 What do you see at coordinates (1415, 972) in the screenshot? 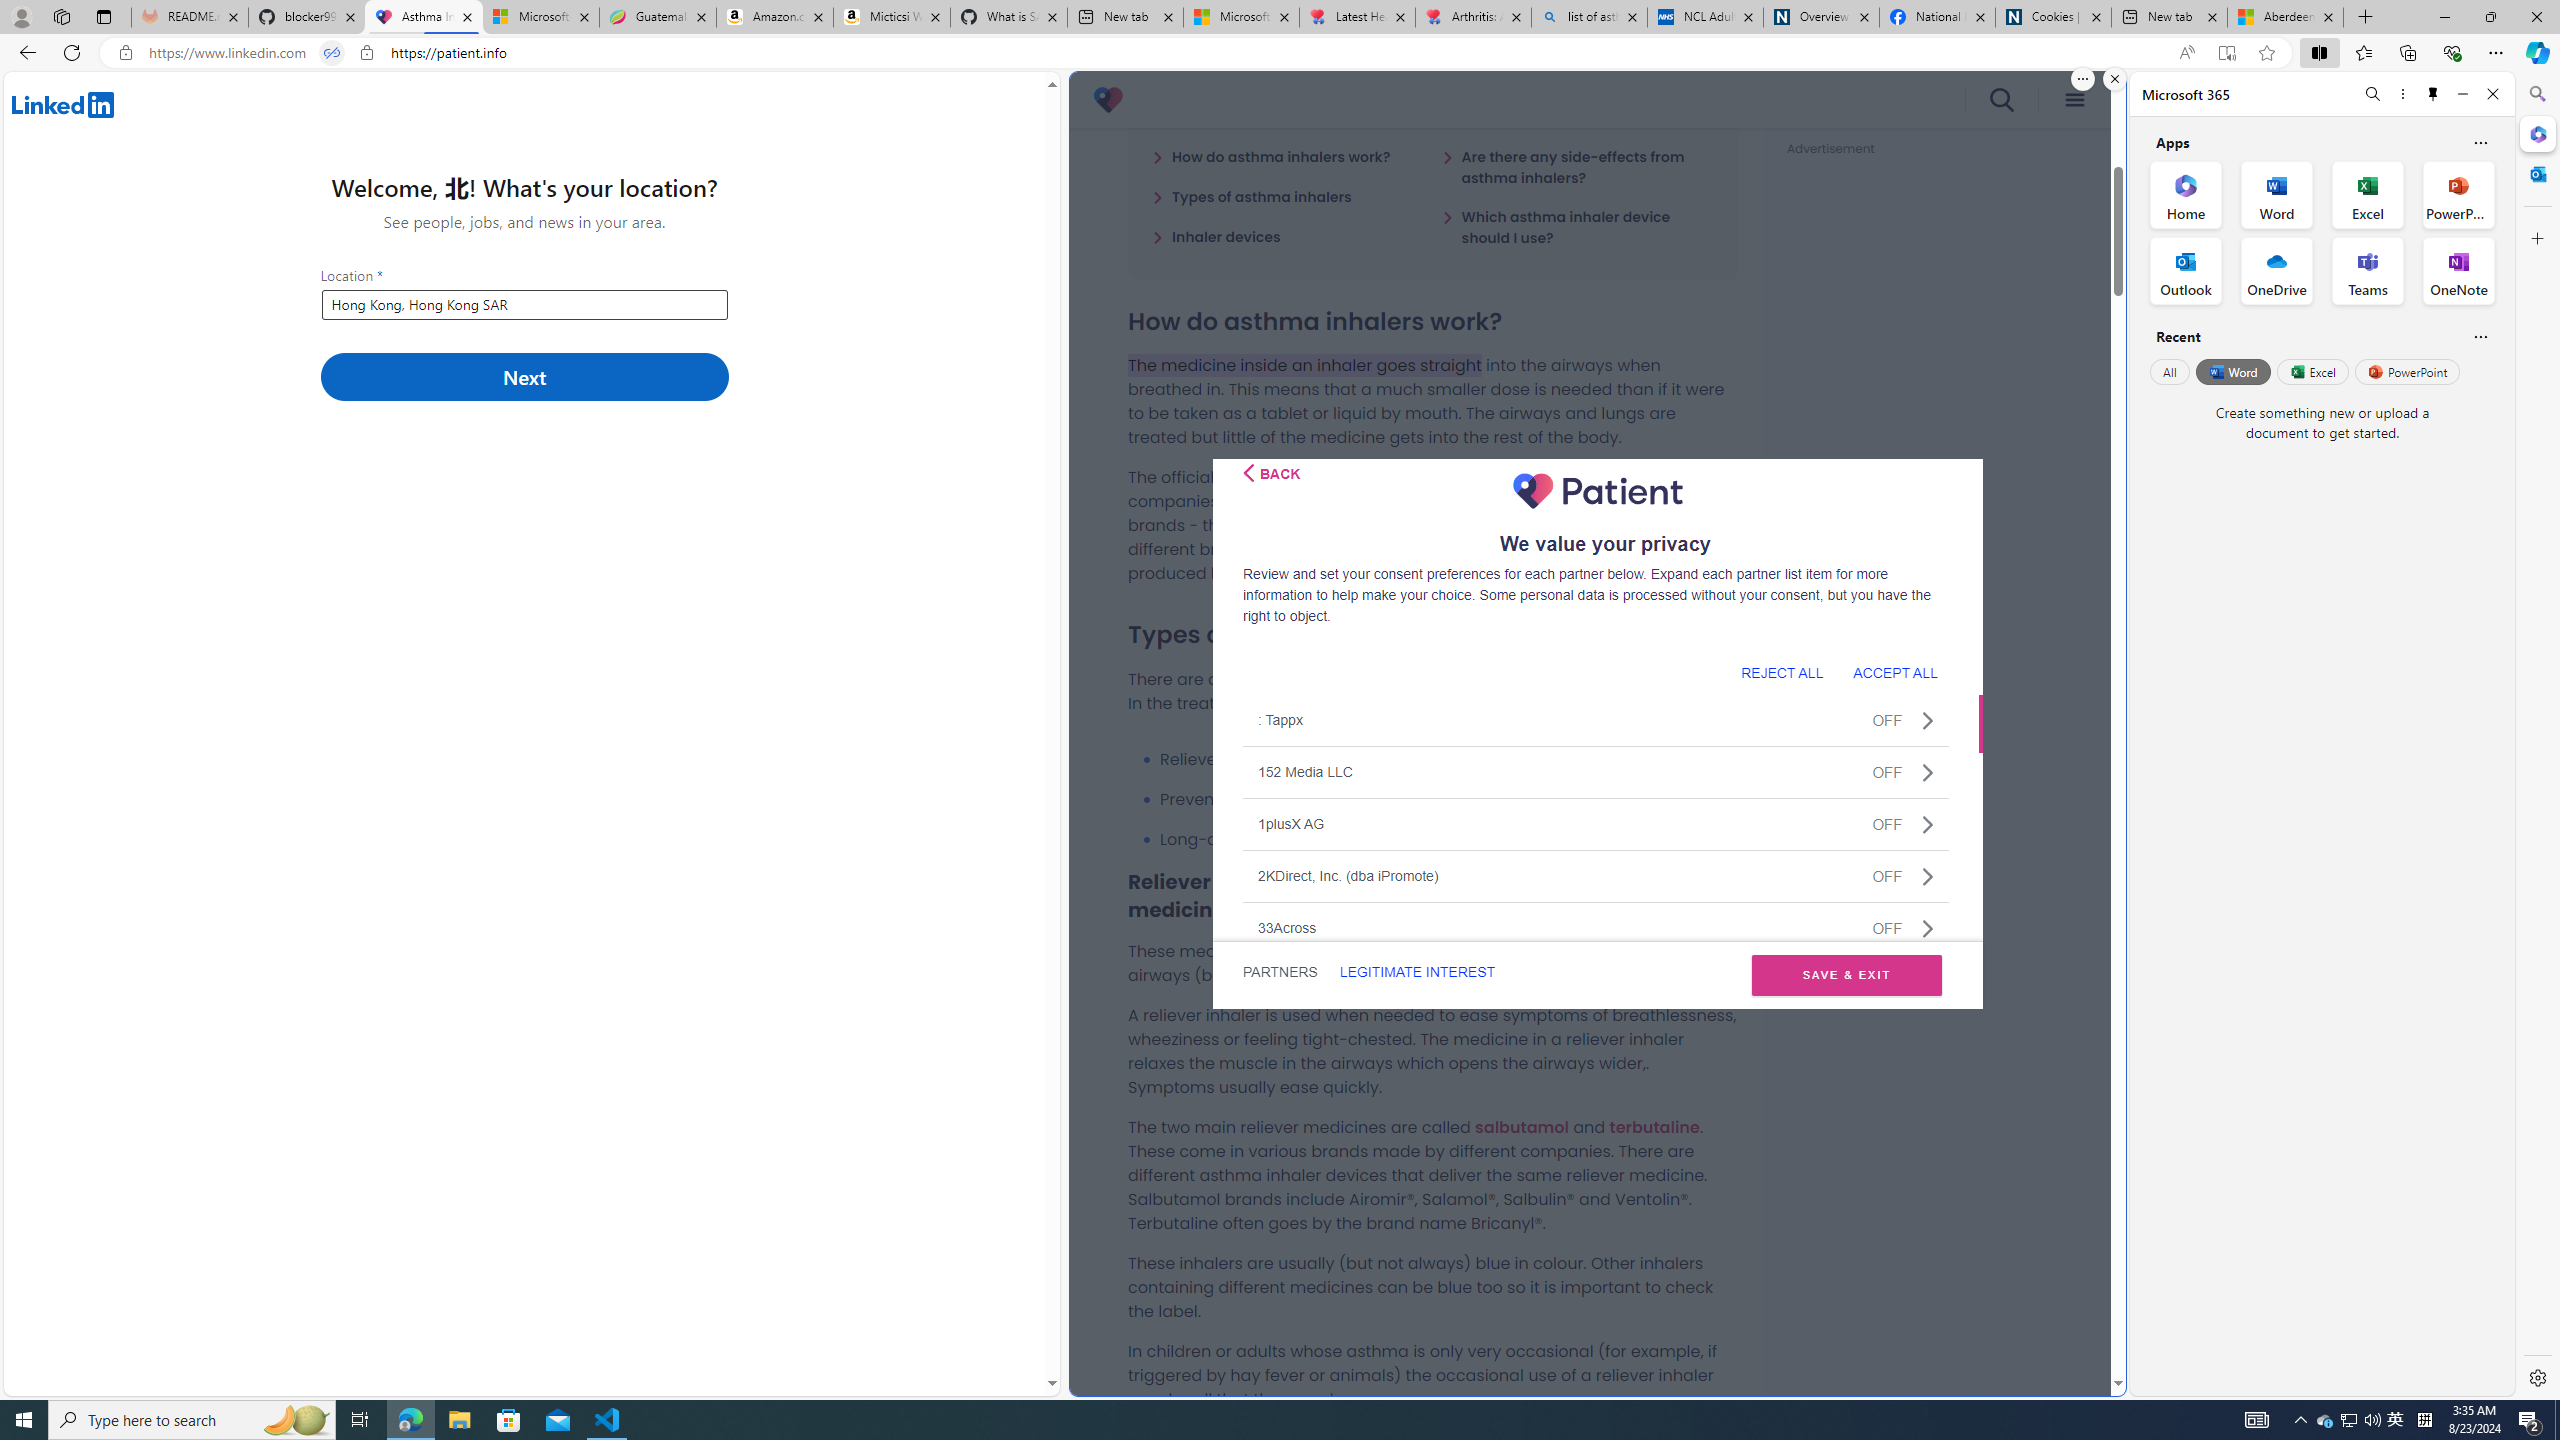
I see `'LEGITIMATE INTEREST'` at bounding box center [1415, 972].